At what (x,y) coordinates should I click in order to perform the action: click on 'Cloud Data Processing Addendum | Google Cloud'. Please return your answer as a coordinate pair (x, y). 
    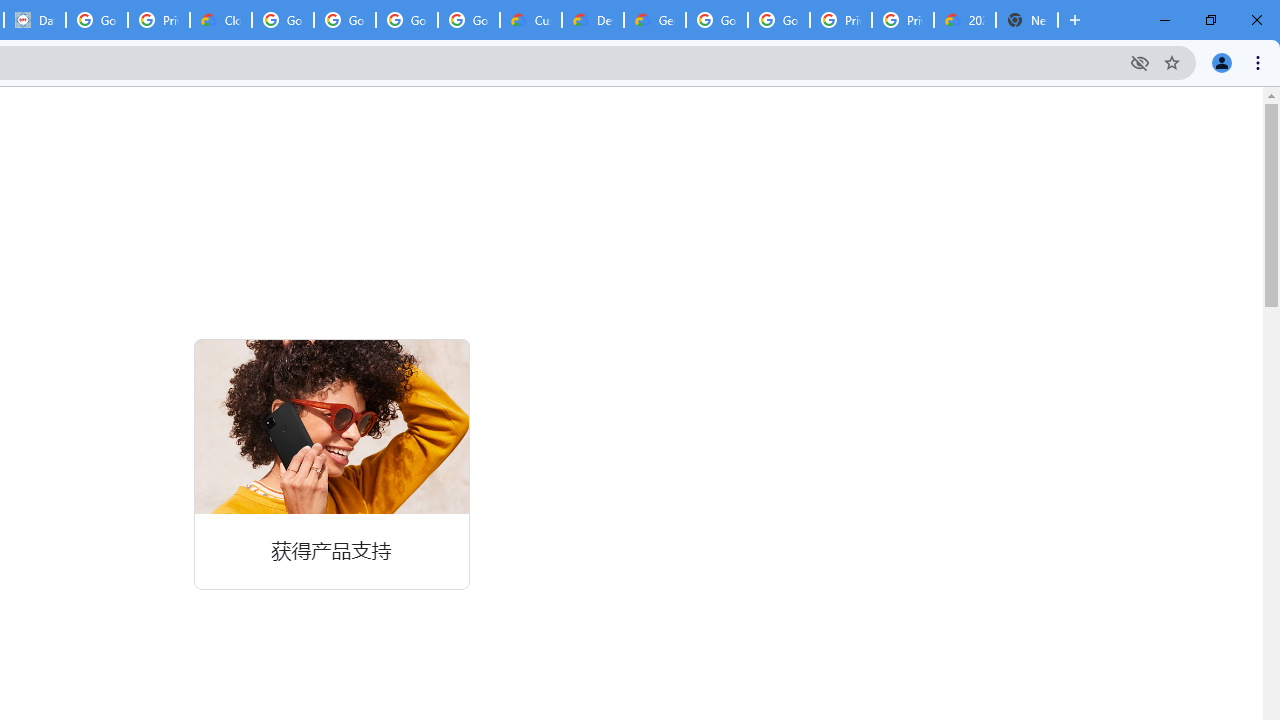
    Looking at the image, I should click on (220, 20).